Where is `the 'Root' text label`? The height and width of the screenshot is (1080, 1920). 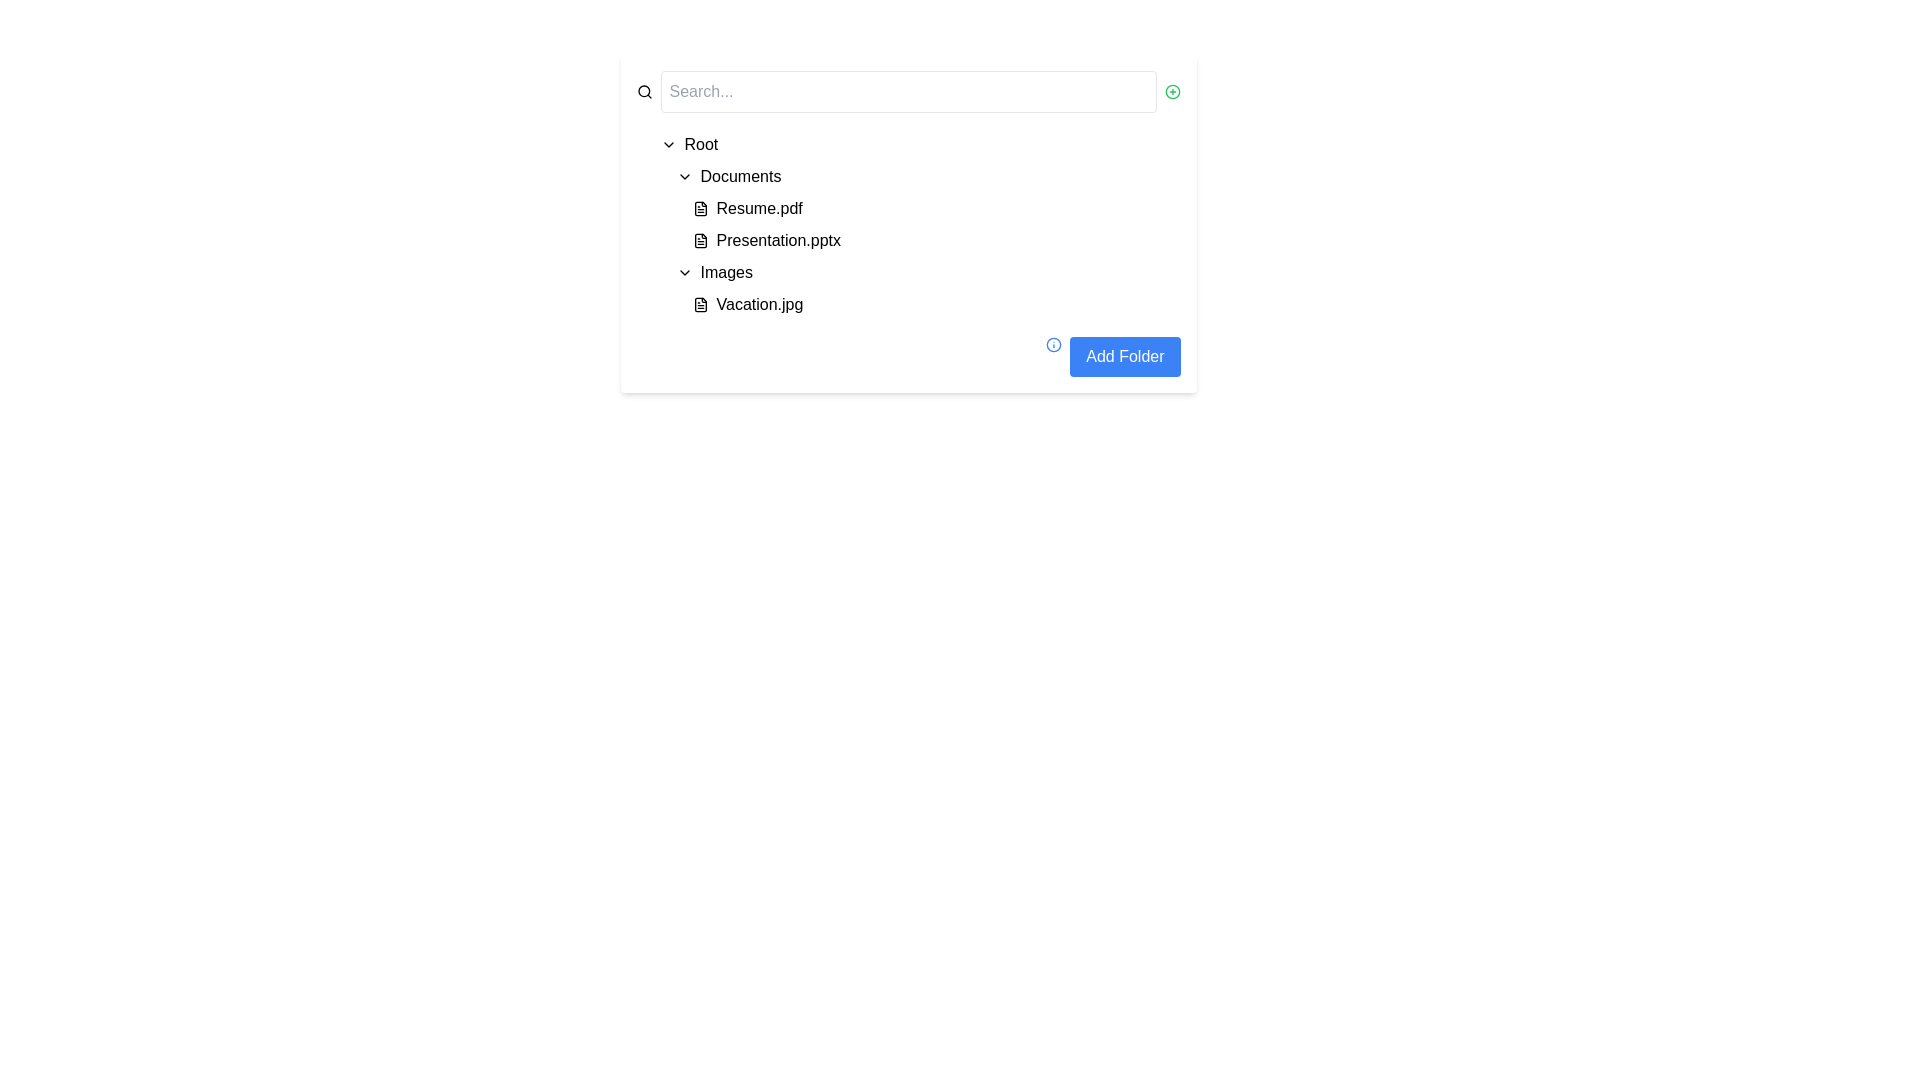 the 'Root' text label is located at coordinates (701, 144).